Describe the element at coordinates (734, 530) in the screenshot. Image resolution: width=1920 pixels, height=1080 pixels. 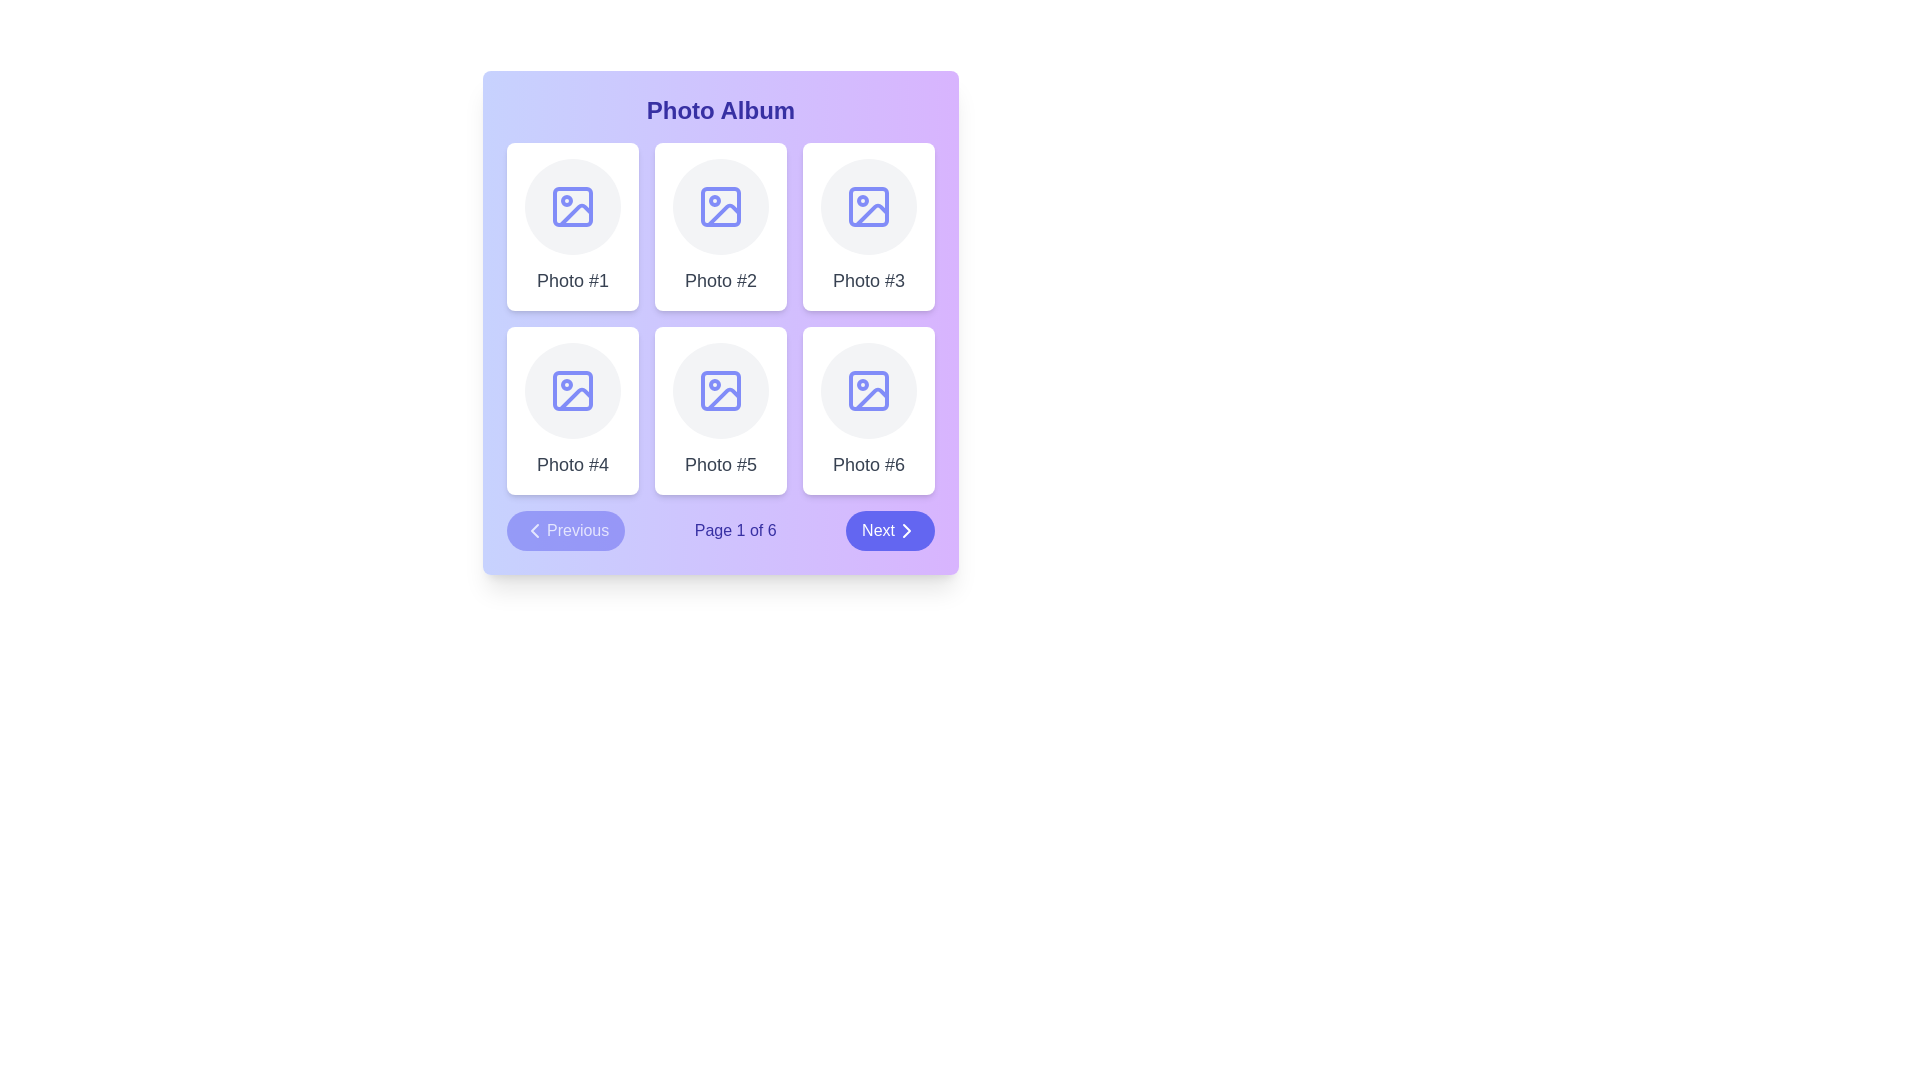
I see `the text label displaying 'Page 1 of 6', which is styled with an indigo font color and located in the navigation bar at the bottom of the 'Photo Album' interface` at that location.